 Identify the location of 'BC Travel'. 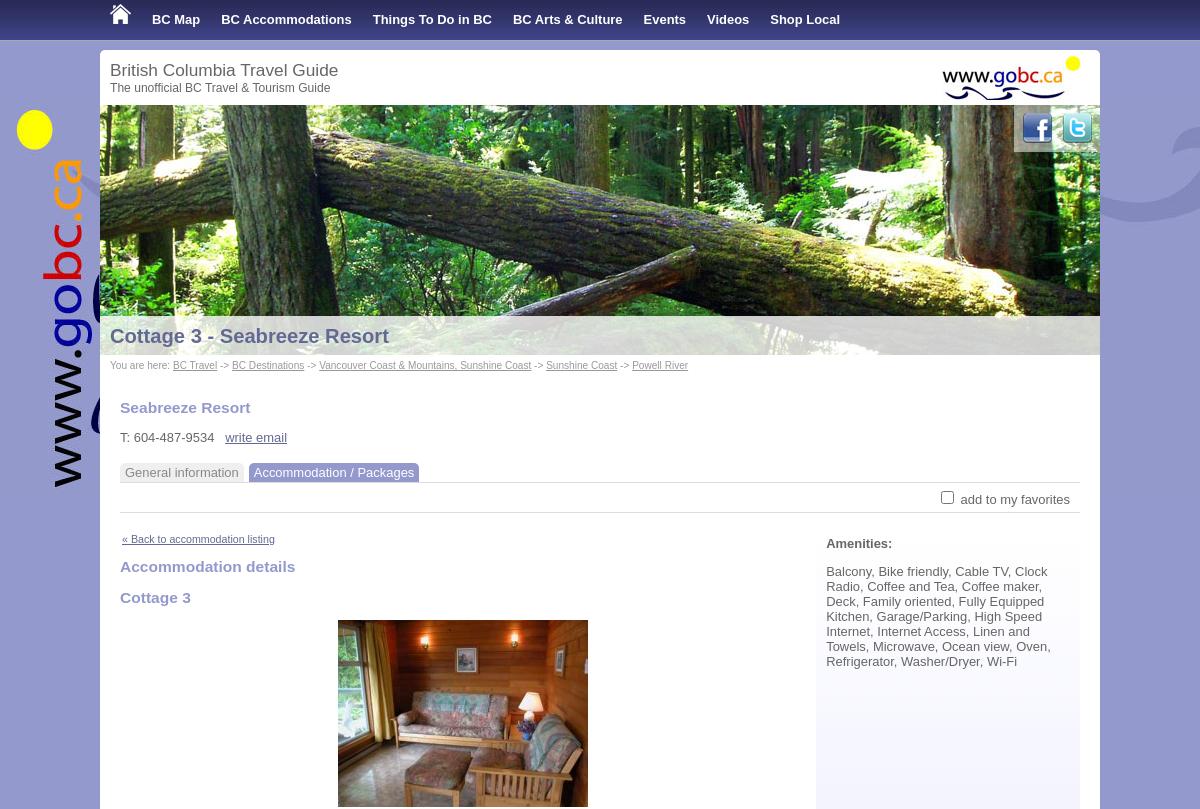
(193, 365).